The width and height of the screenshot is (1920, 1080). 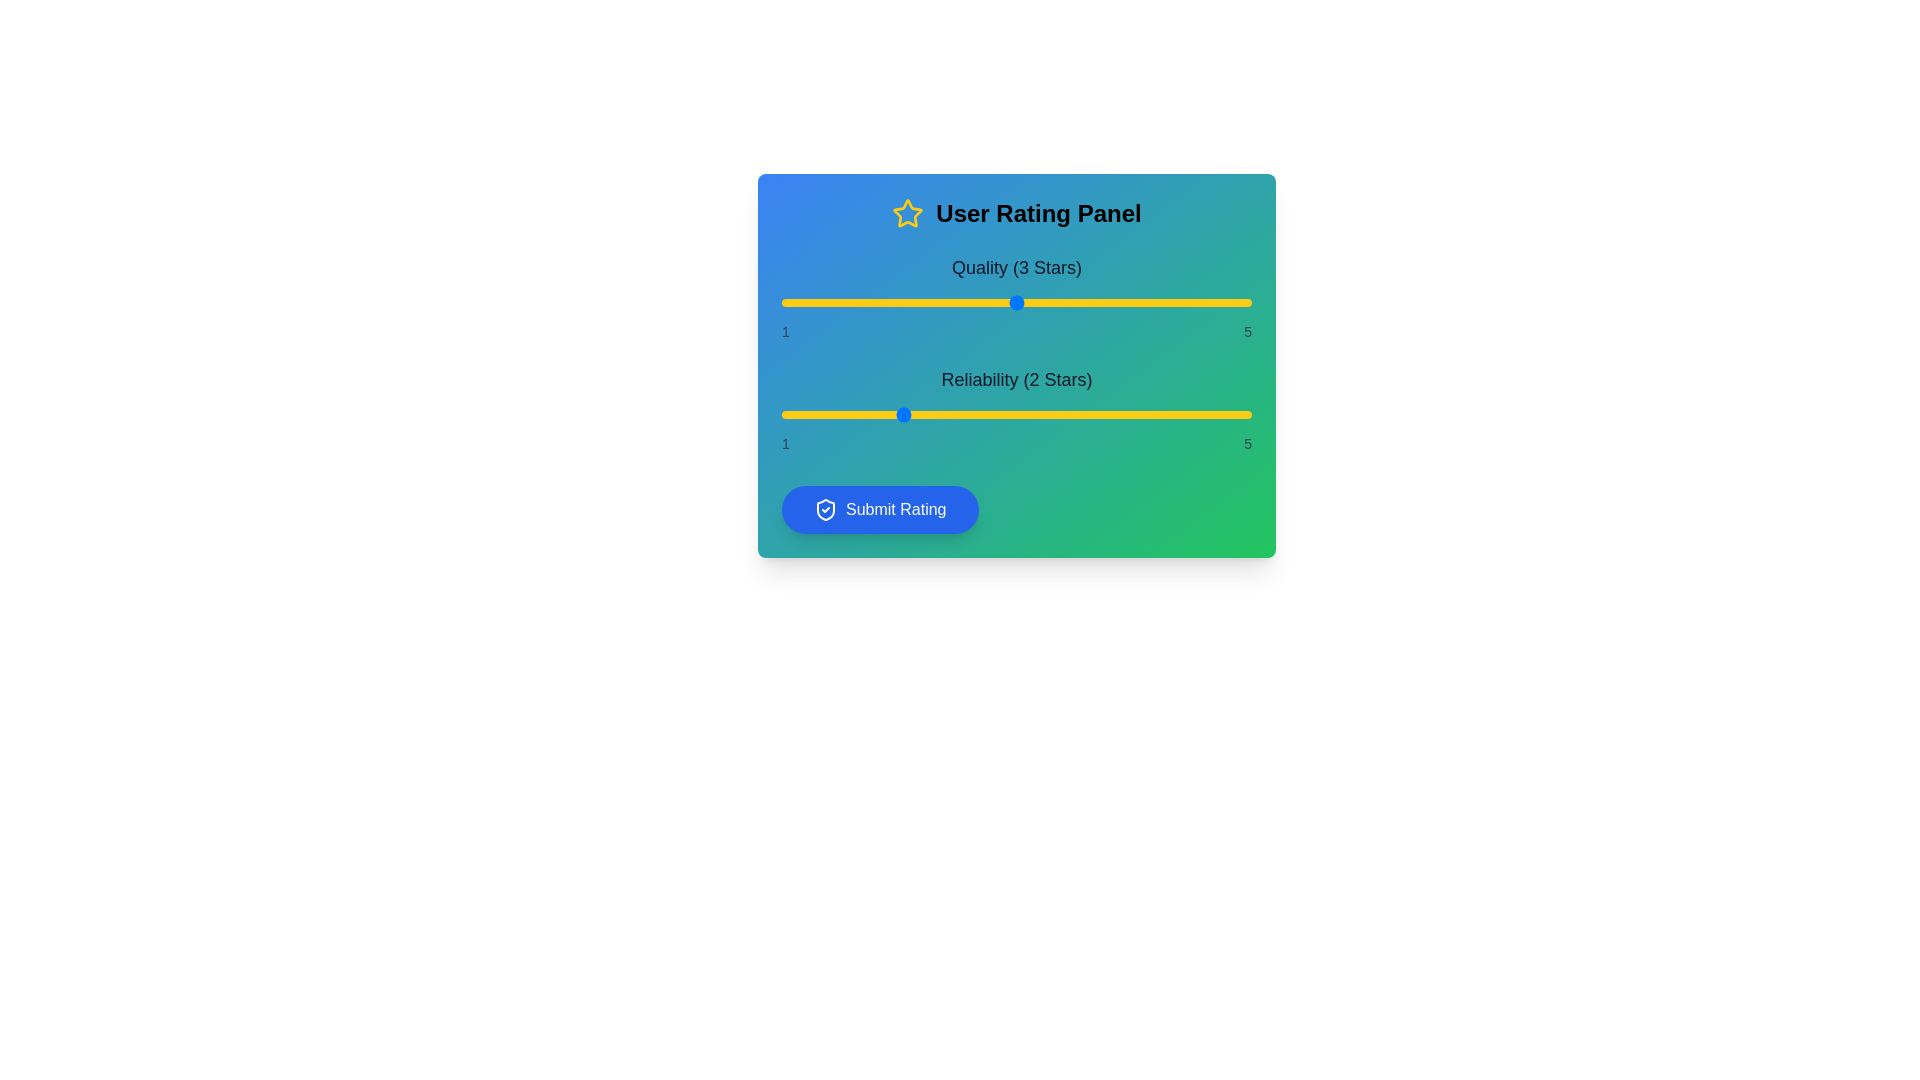 I want to click on 'Submit Rating' button, so click(x=880, y=508).